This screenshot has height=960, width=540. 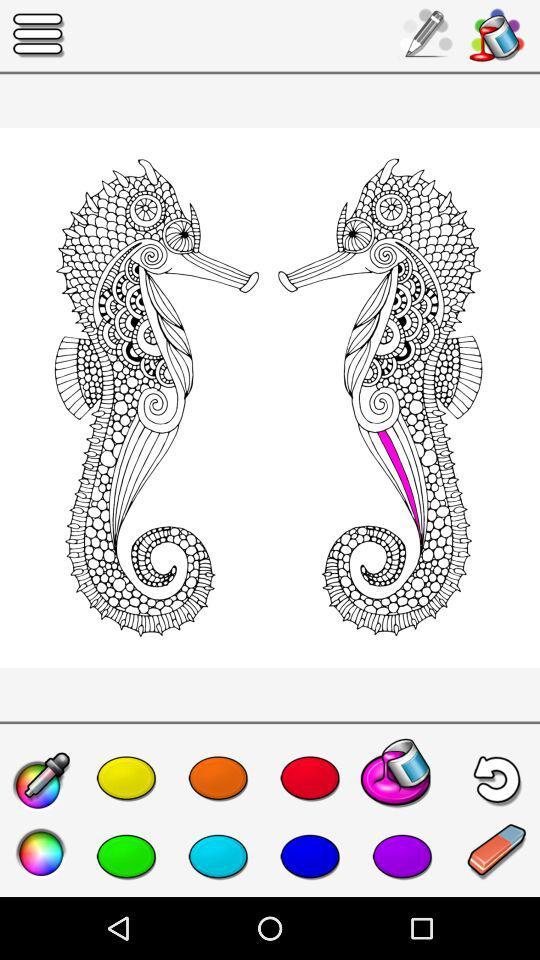 What do you see at coordinates (496, 850) in the screenshot?
I see `the edit icon` at bounding box center [496, 850].